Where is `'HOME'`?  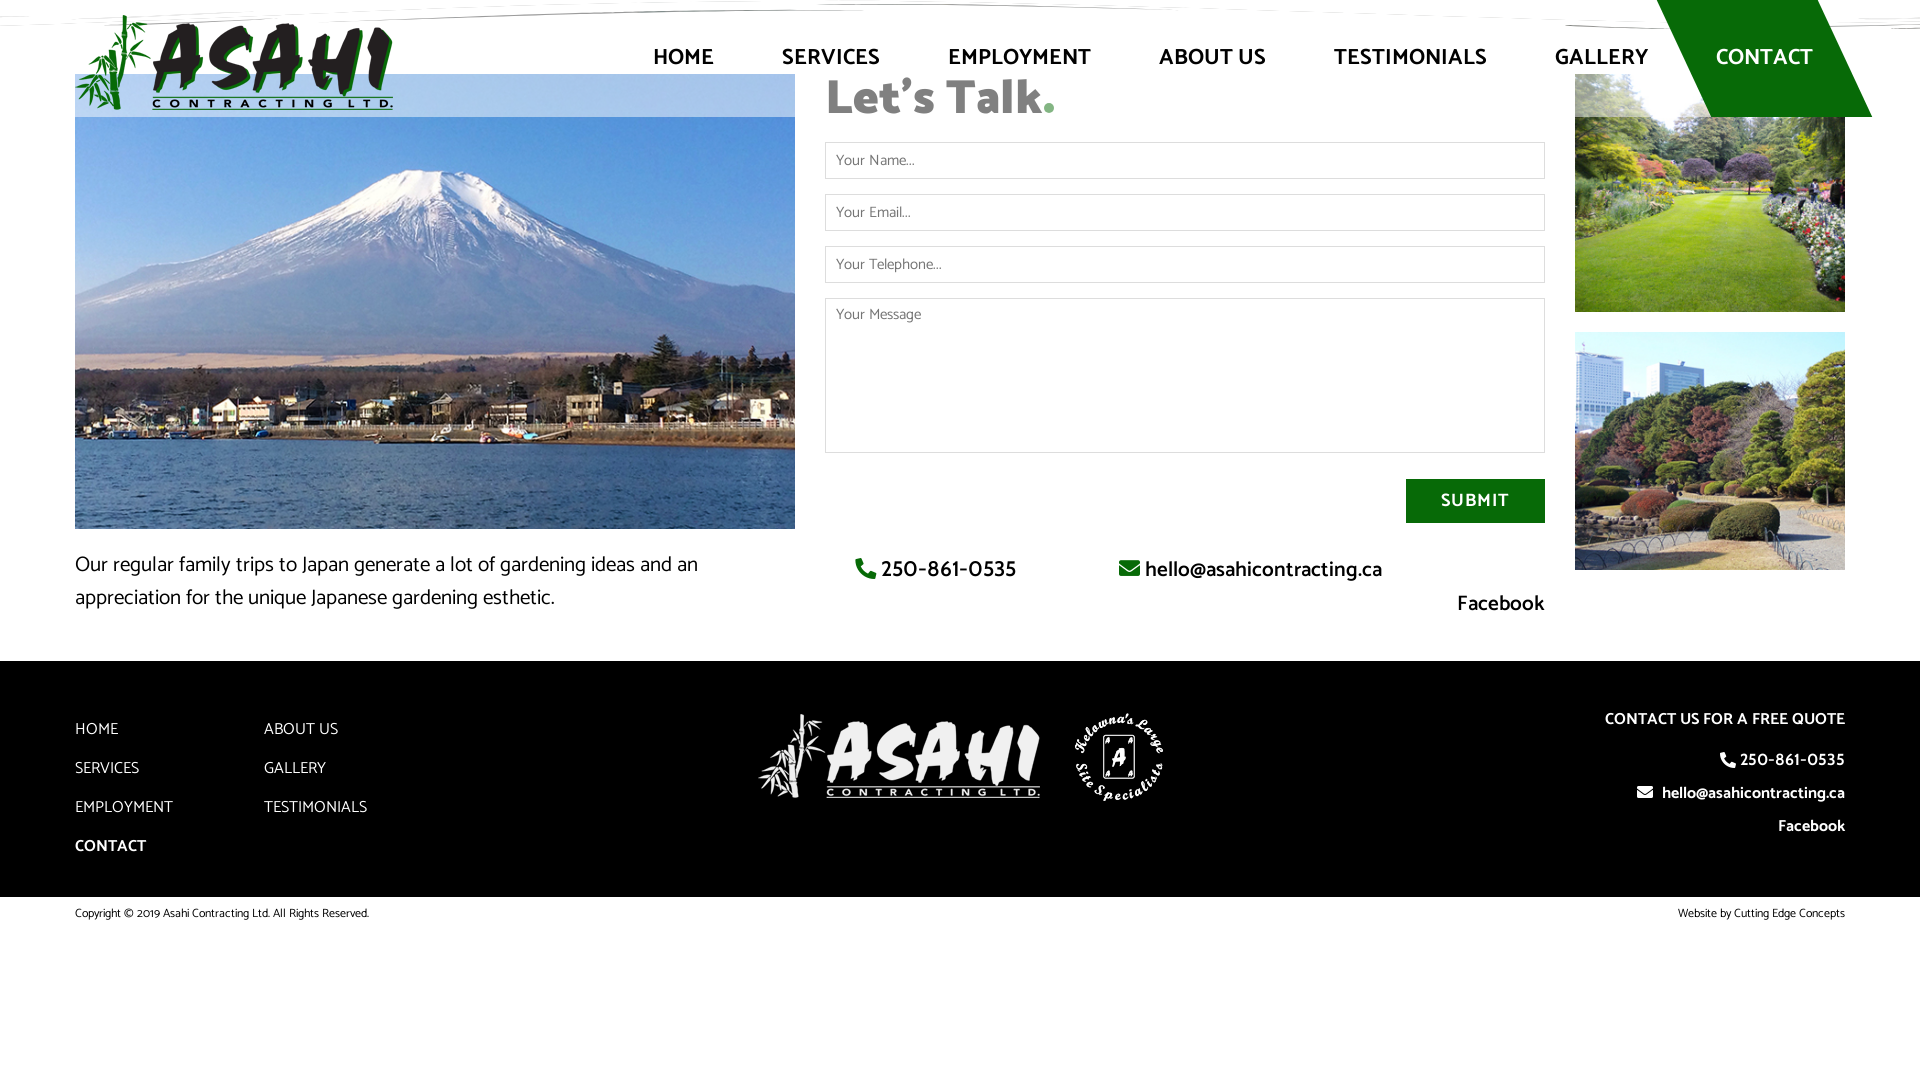
'HOME' is located at coordinates (683, 57).